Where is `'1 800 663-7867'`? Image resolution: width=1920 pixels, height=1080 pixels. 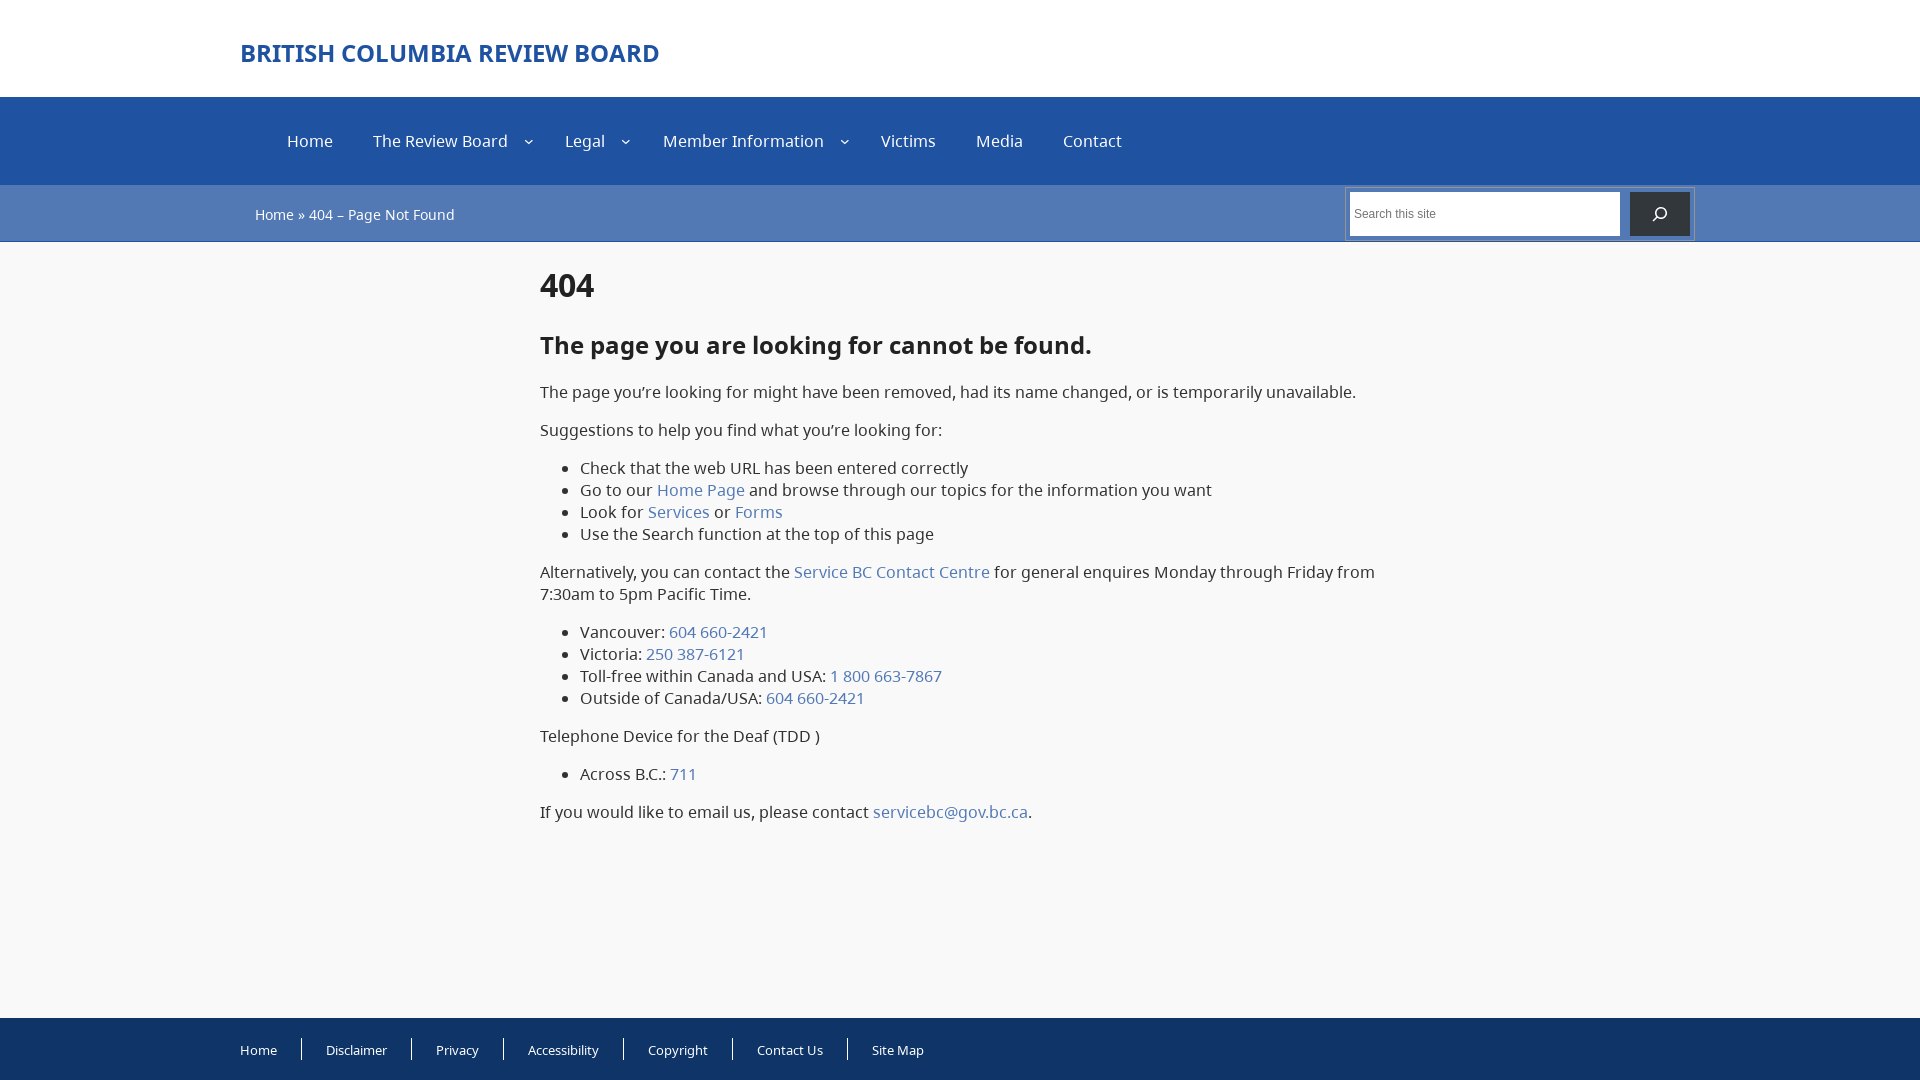
'1 800 663-7867' is located at coordinates (885, 675).